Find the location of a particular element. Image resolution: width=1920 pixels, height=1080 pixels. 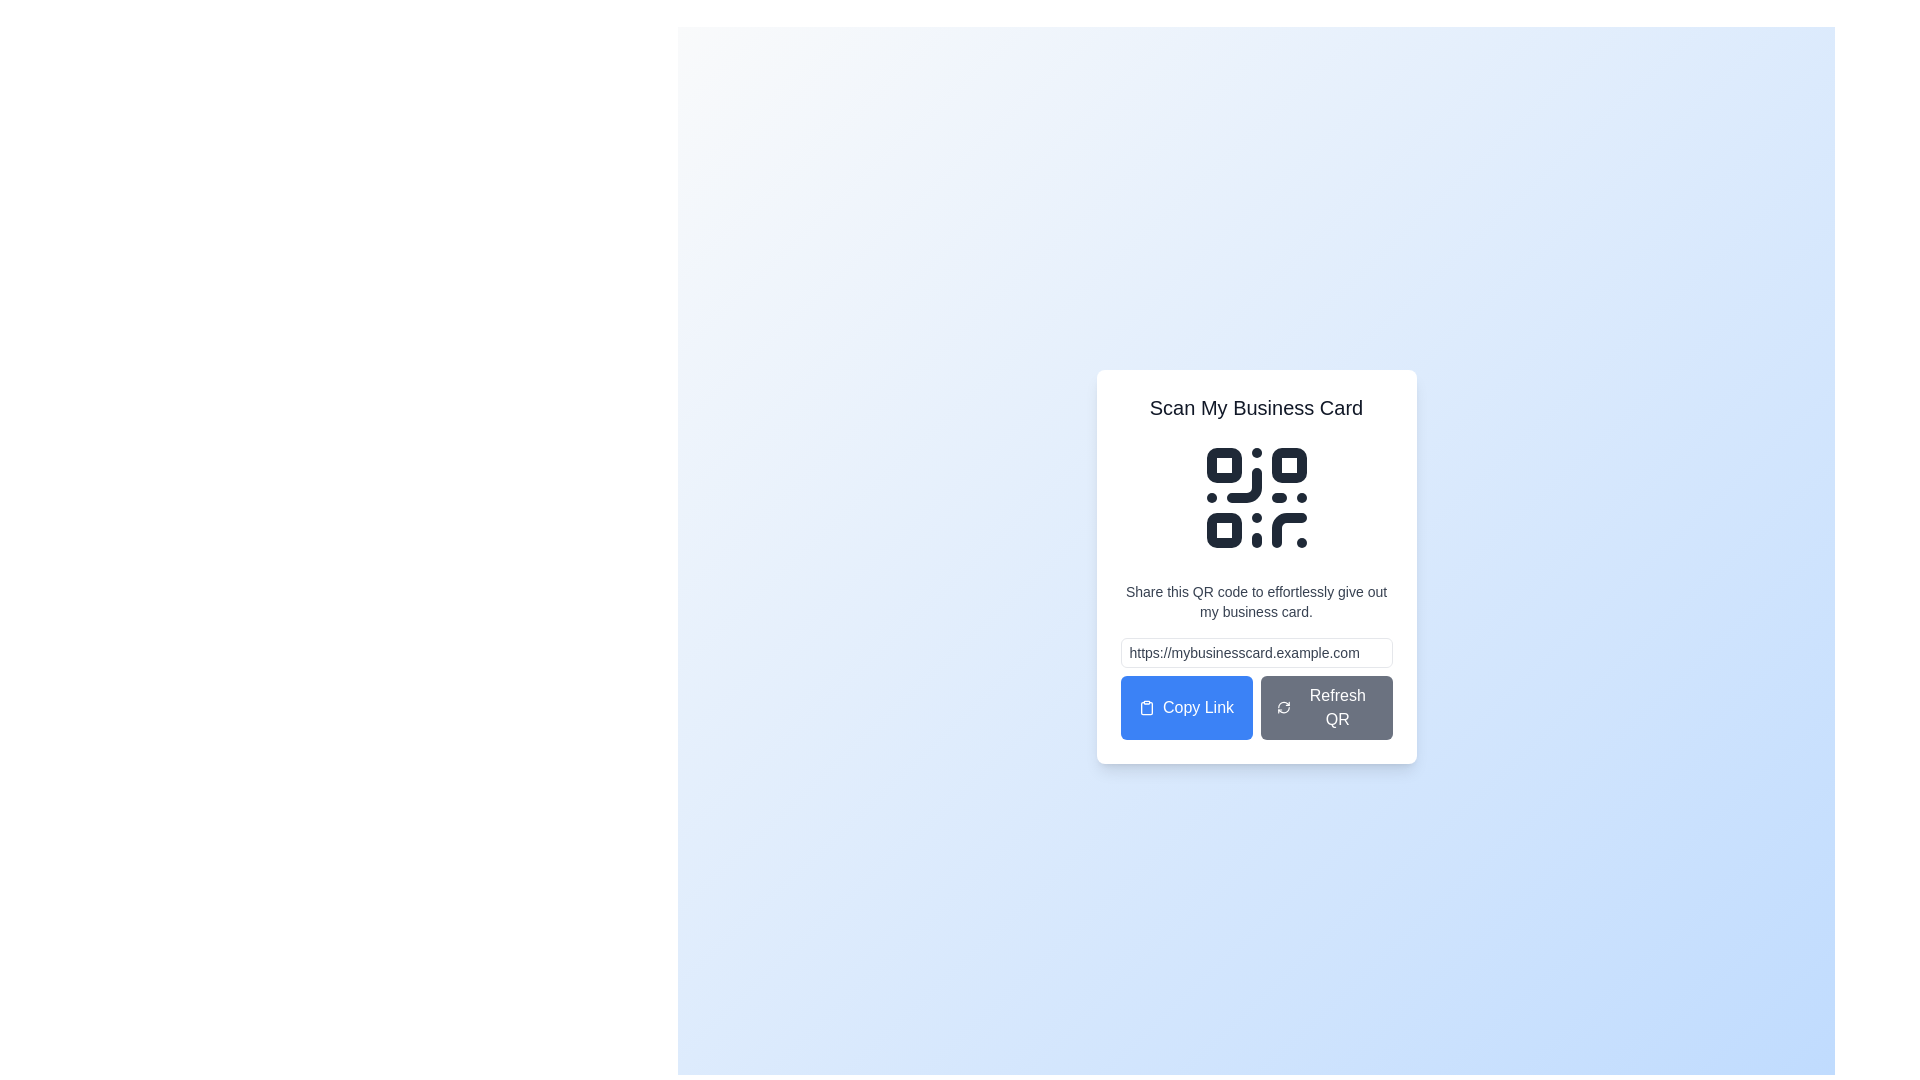

the second square in the first row of the QR code, which is a small, dark, square-shaped symbol with slightly rounded corners is located at coordinates (1289, 465).